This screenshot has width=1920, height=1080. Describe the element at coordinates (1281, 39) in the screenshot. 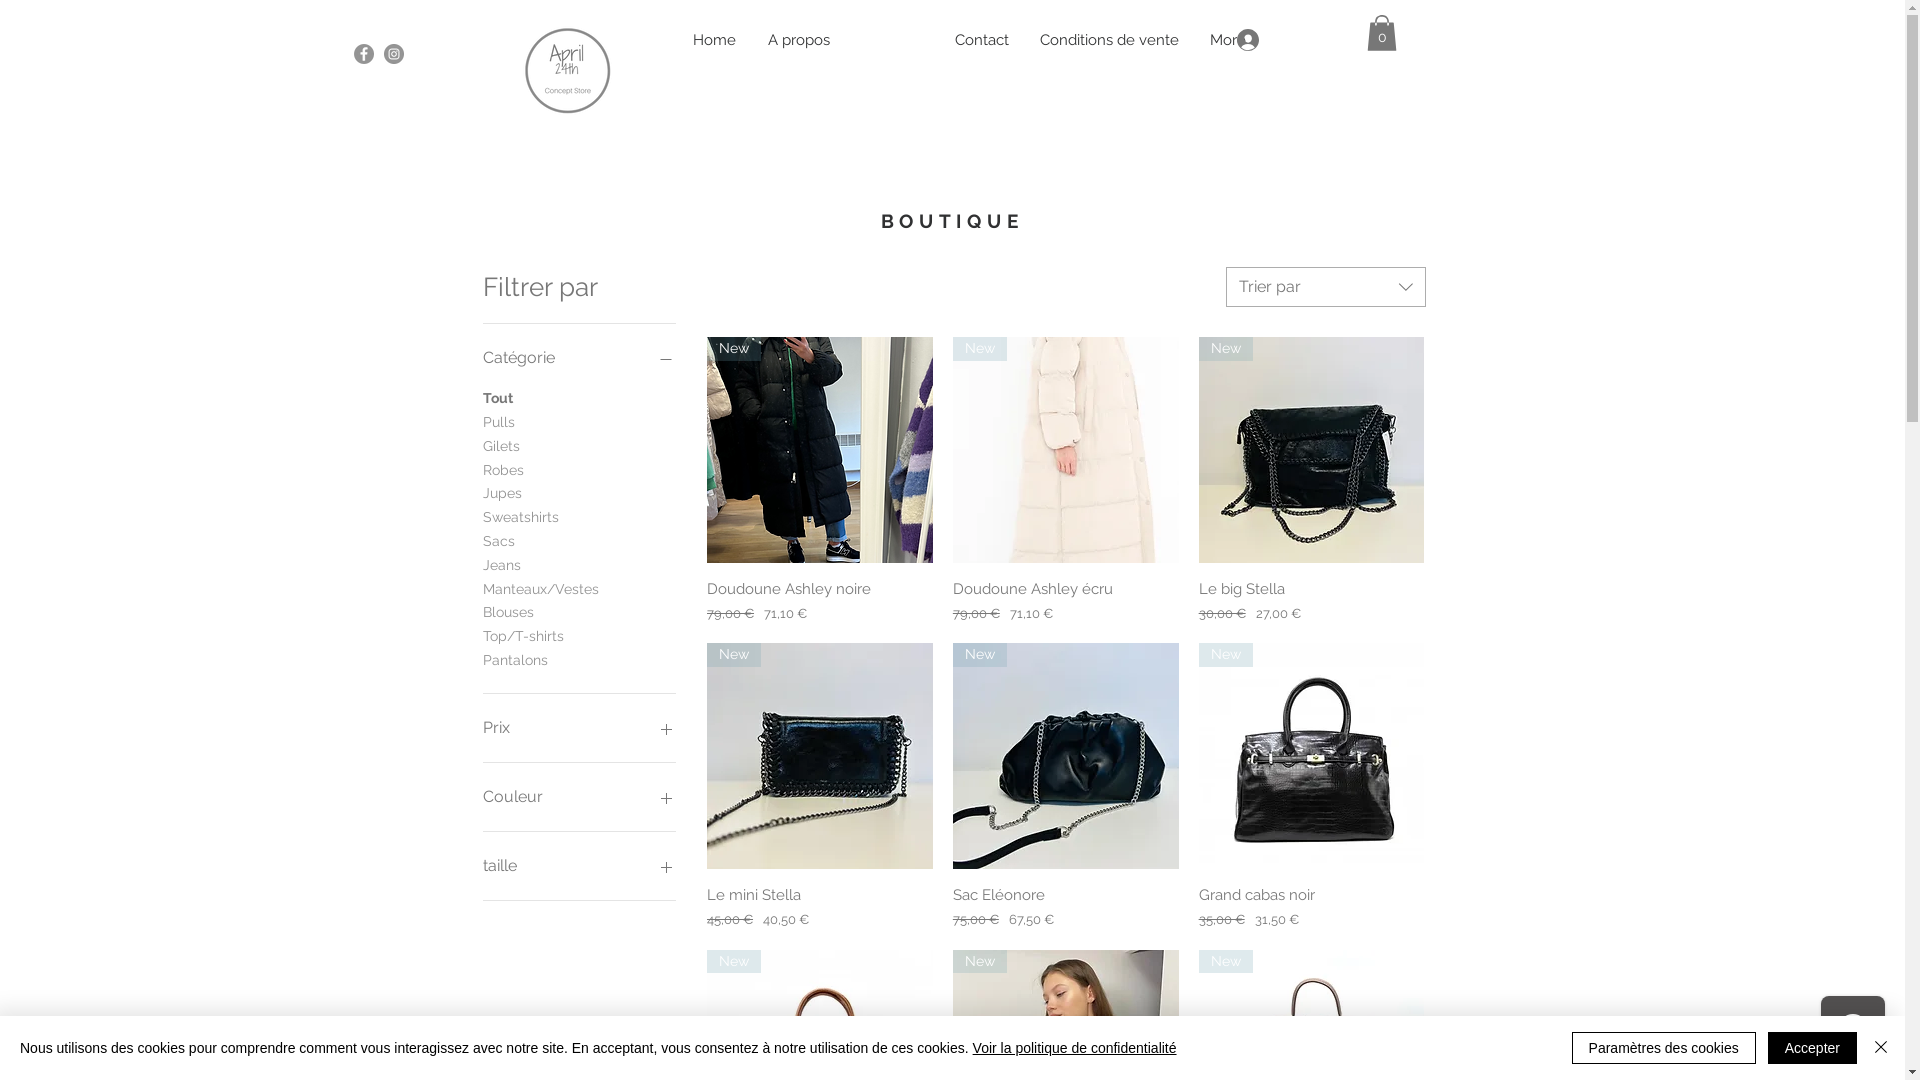

I see `'Se connecter'` at that location.